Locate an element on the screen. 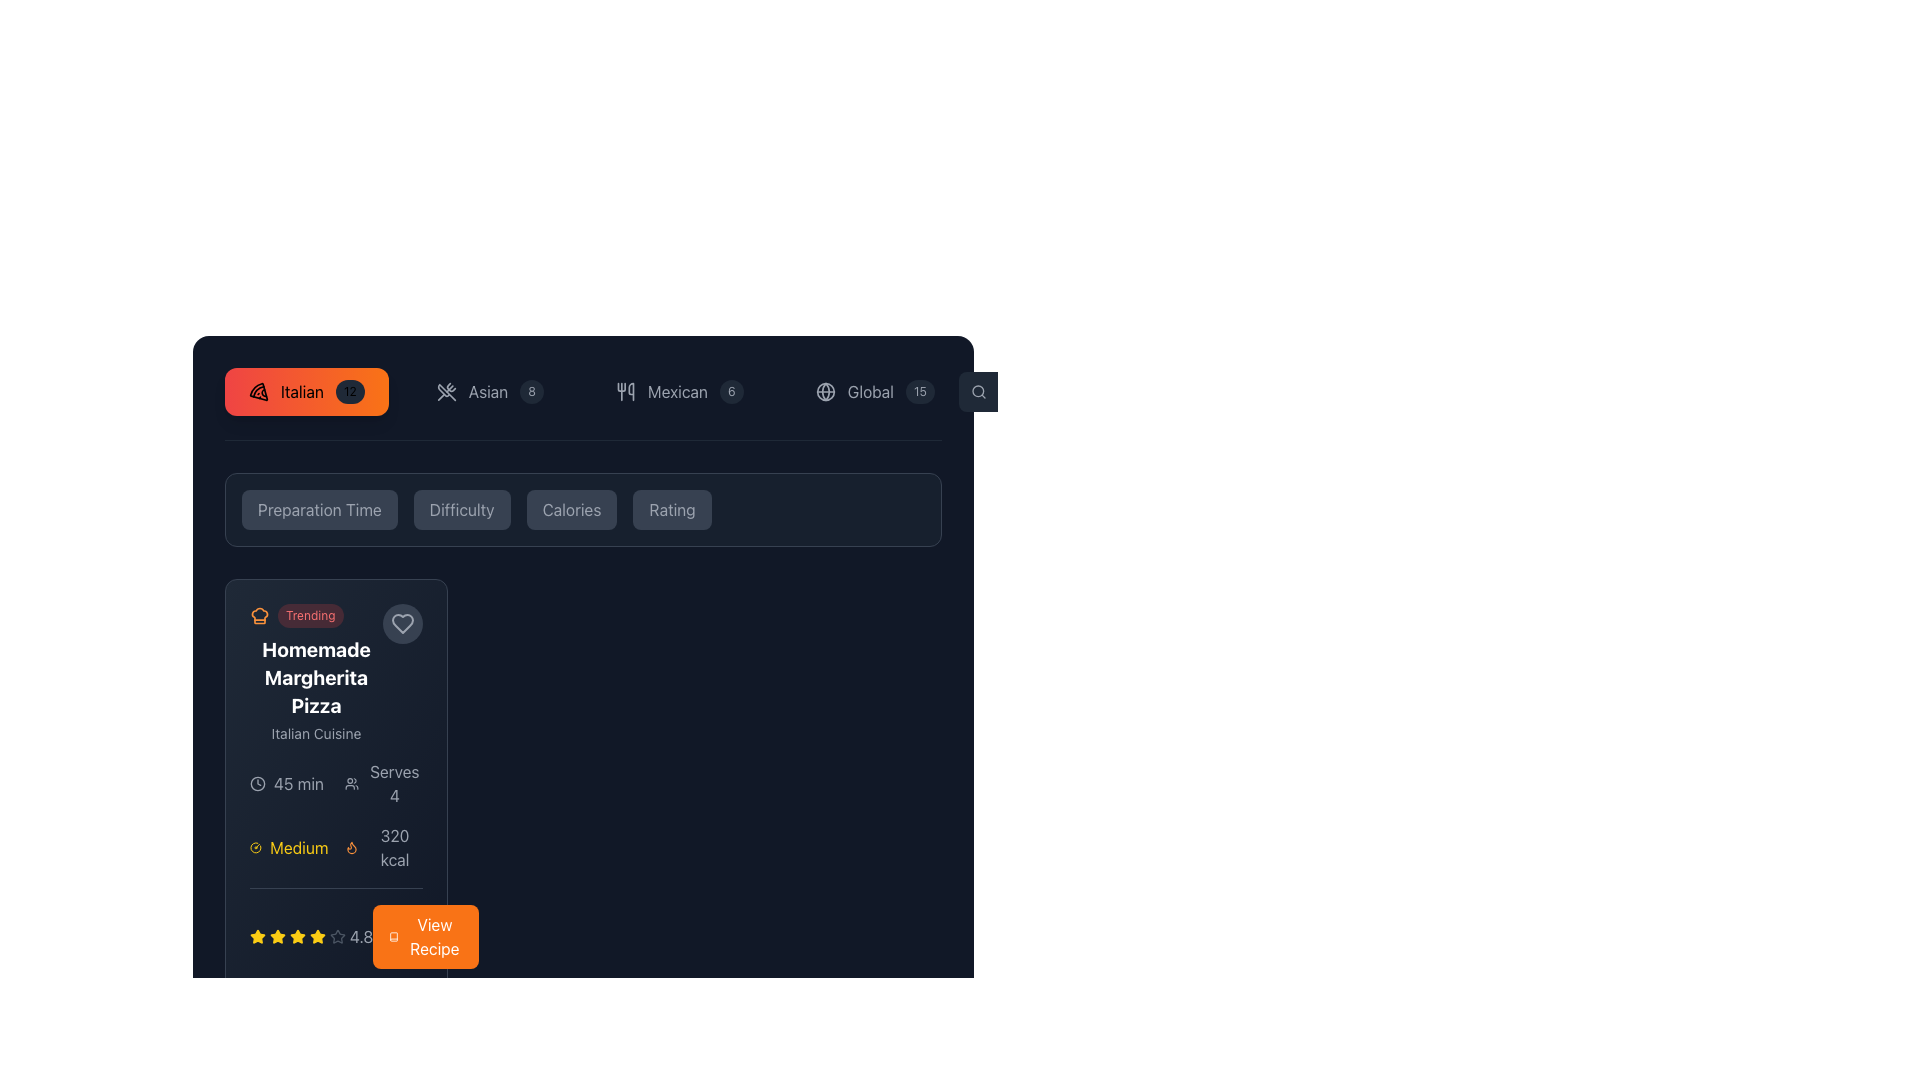  the static text label that displays the caloric content of the recipe, located in the lower section of the recipe card layout, to the right of an orange flame icon is located at coordinates (394, 848).